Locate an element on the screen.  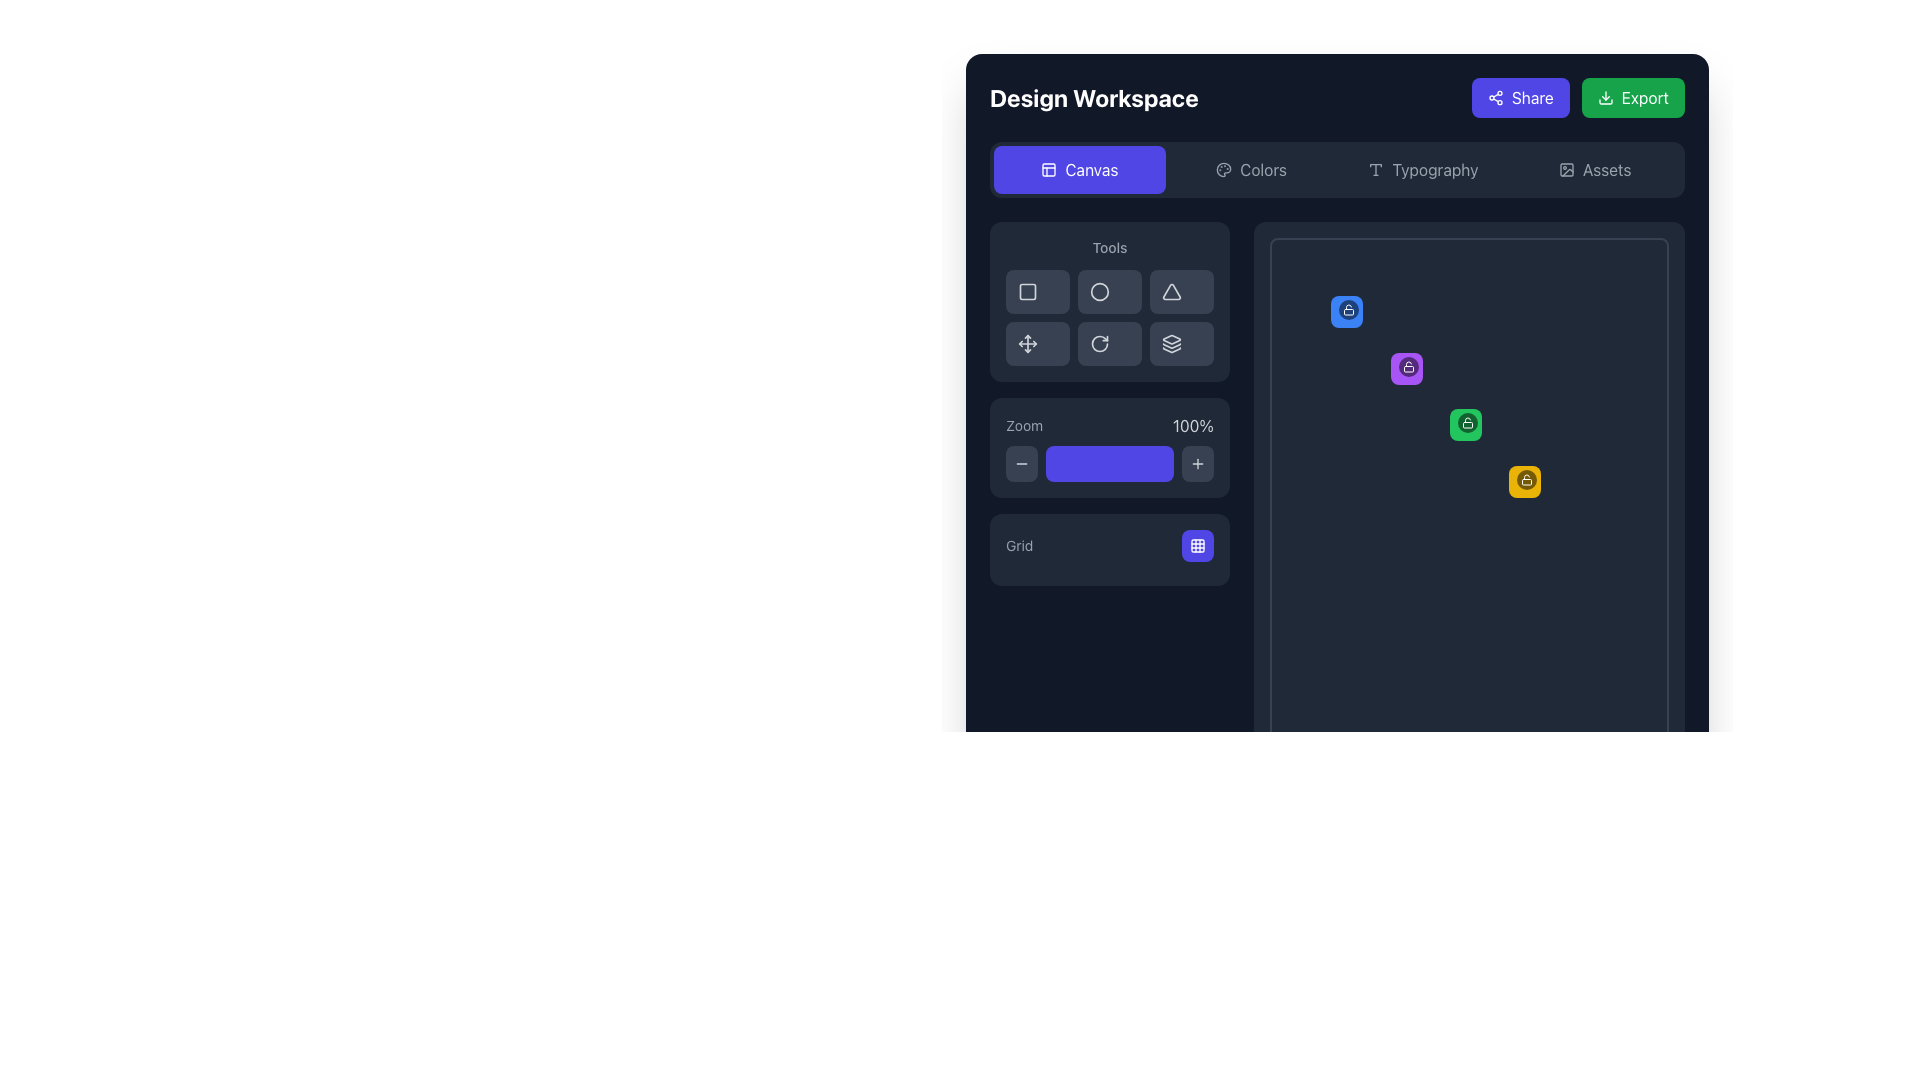
the third button in the 'Tools' section of the interface is located at coordinates (1171, 349).